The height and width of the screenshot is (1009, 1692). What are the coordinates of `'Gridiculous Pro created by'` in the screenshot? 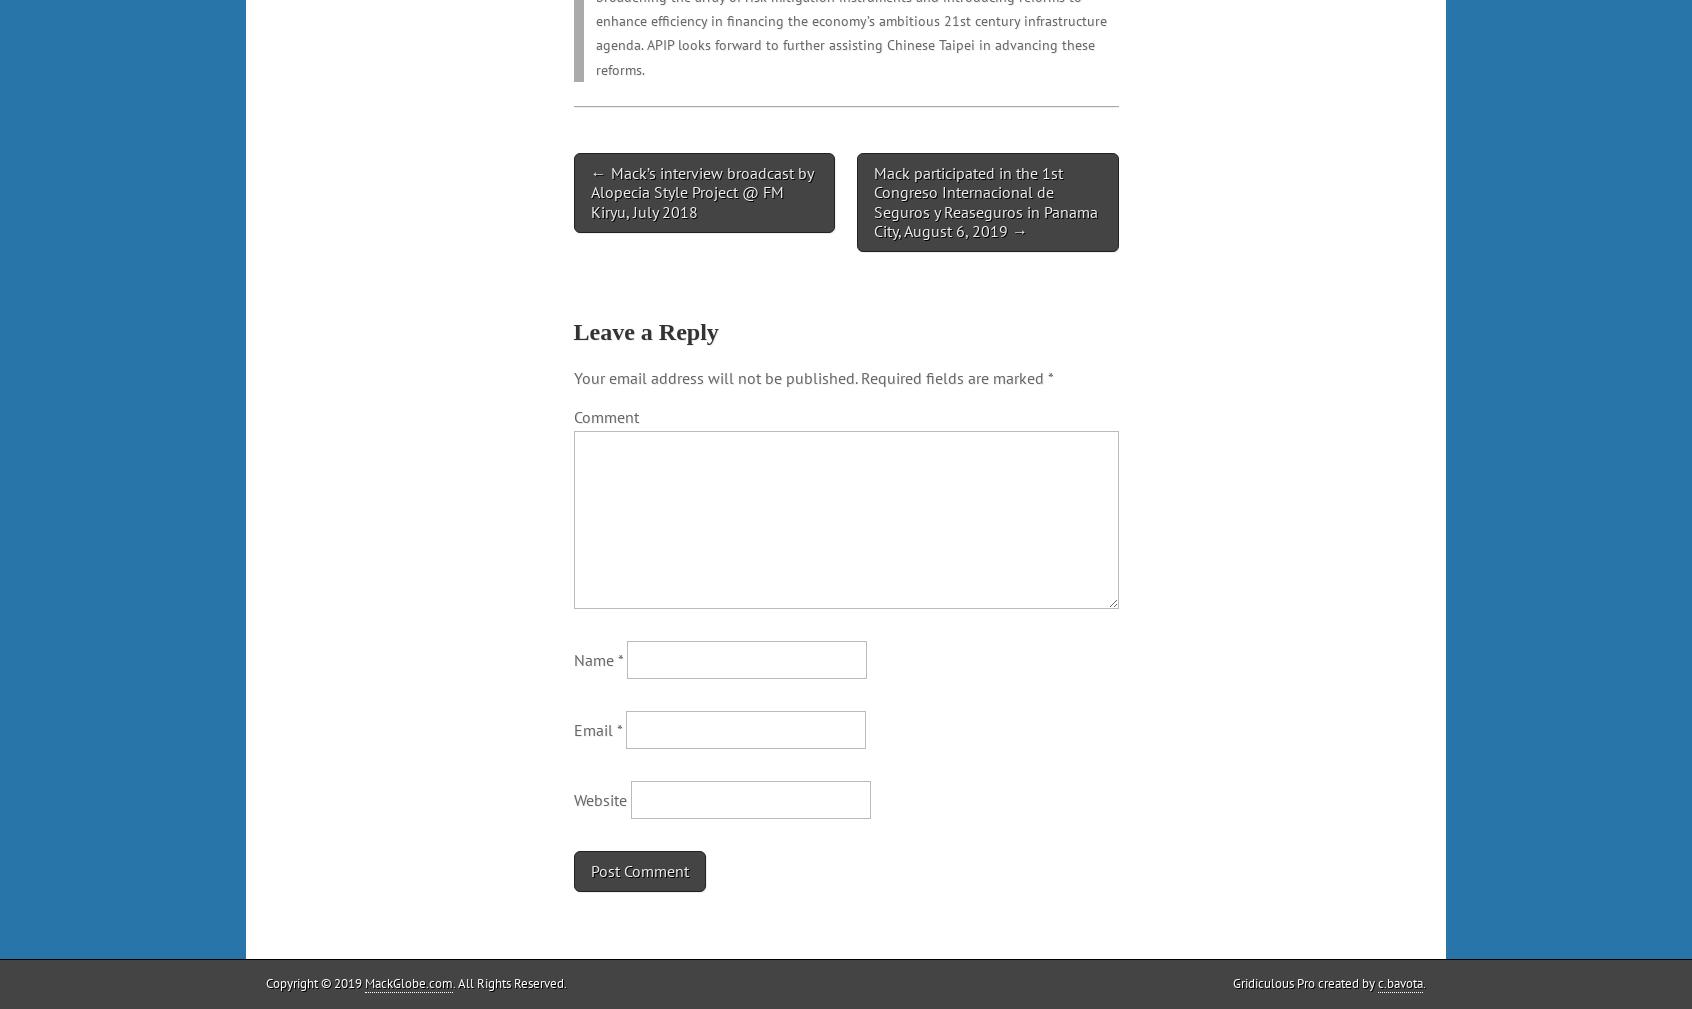 It's located at (1304, 982).